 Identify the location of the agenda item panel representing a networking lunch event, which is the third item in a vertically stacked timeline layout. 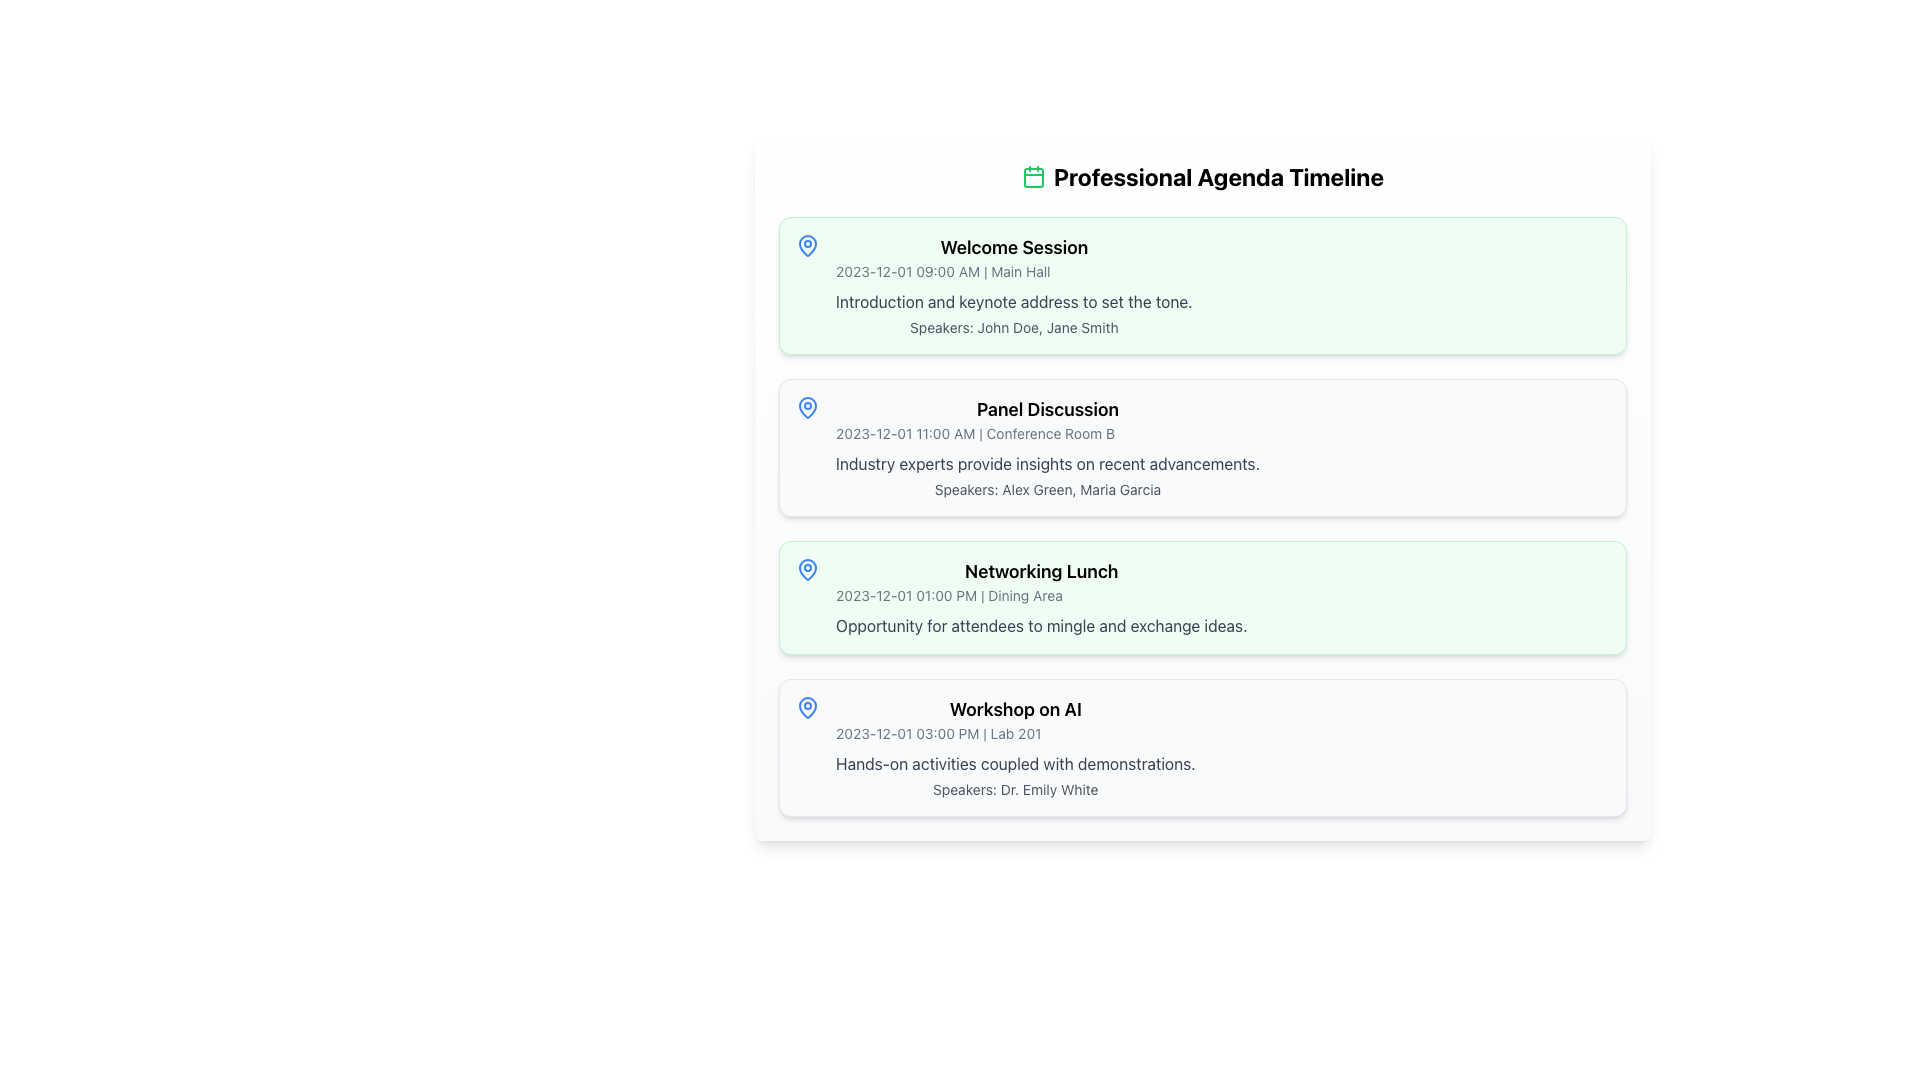
(1202, 596).